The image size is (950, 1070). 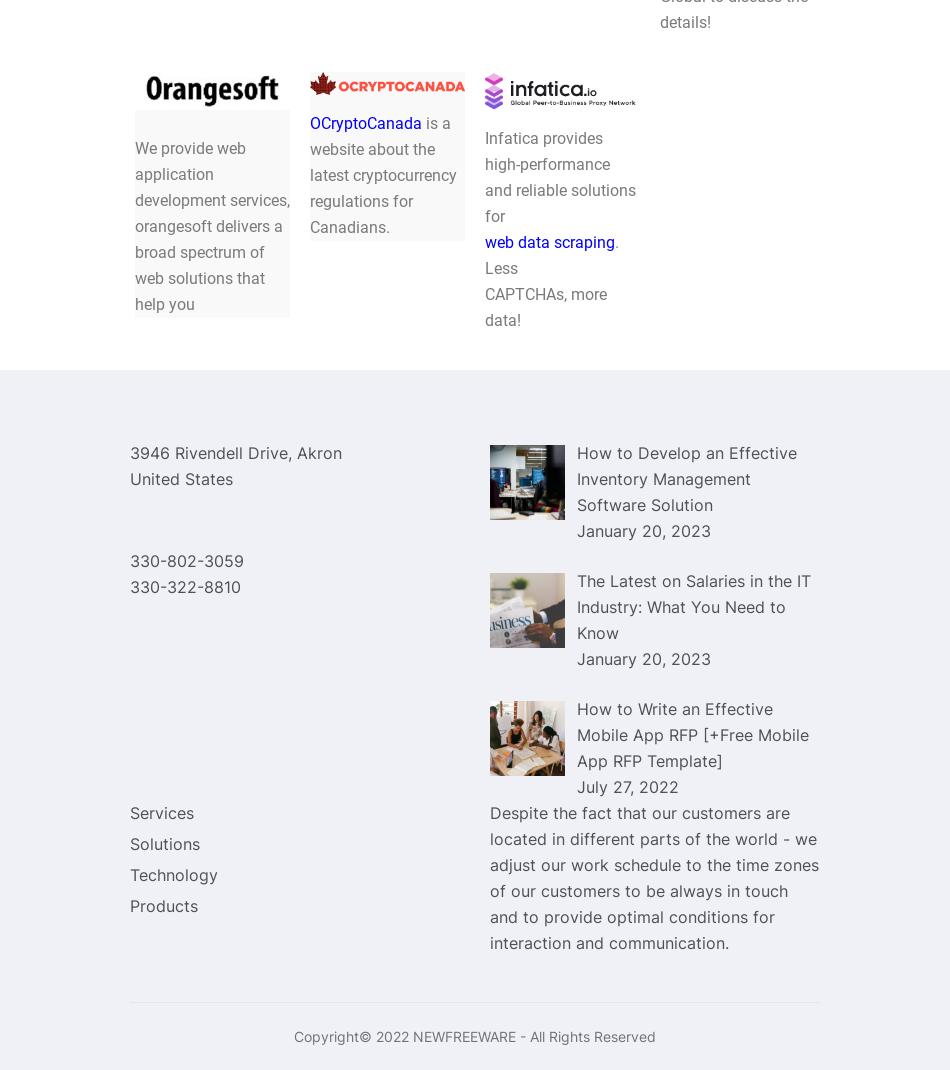 I want to click on 'Solutions', so click(x=165, y=844).